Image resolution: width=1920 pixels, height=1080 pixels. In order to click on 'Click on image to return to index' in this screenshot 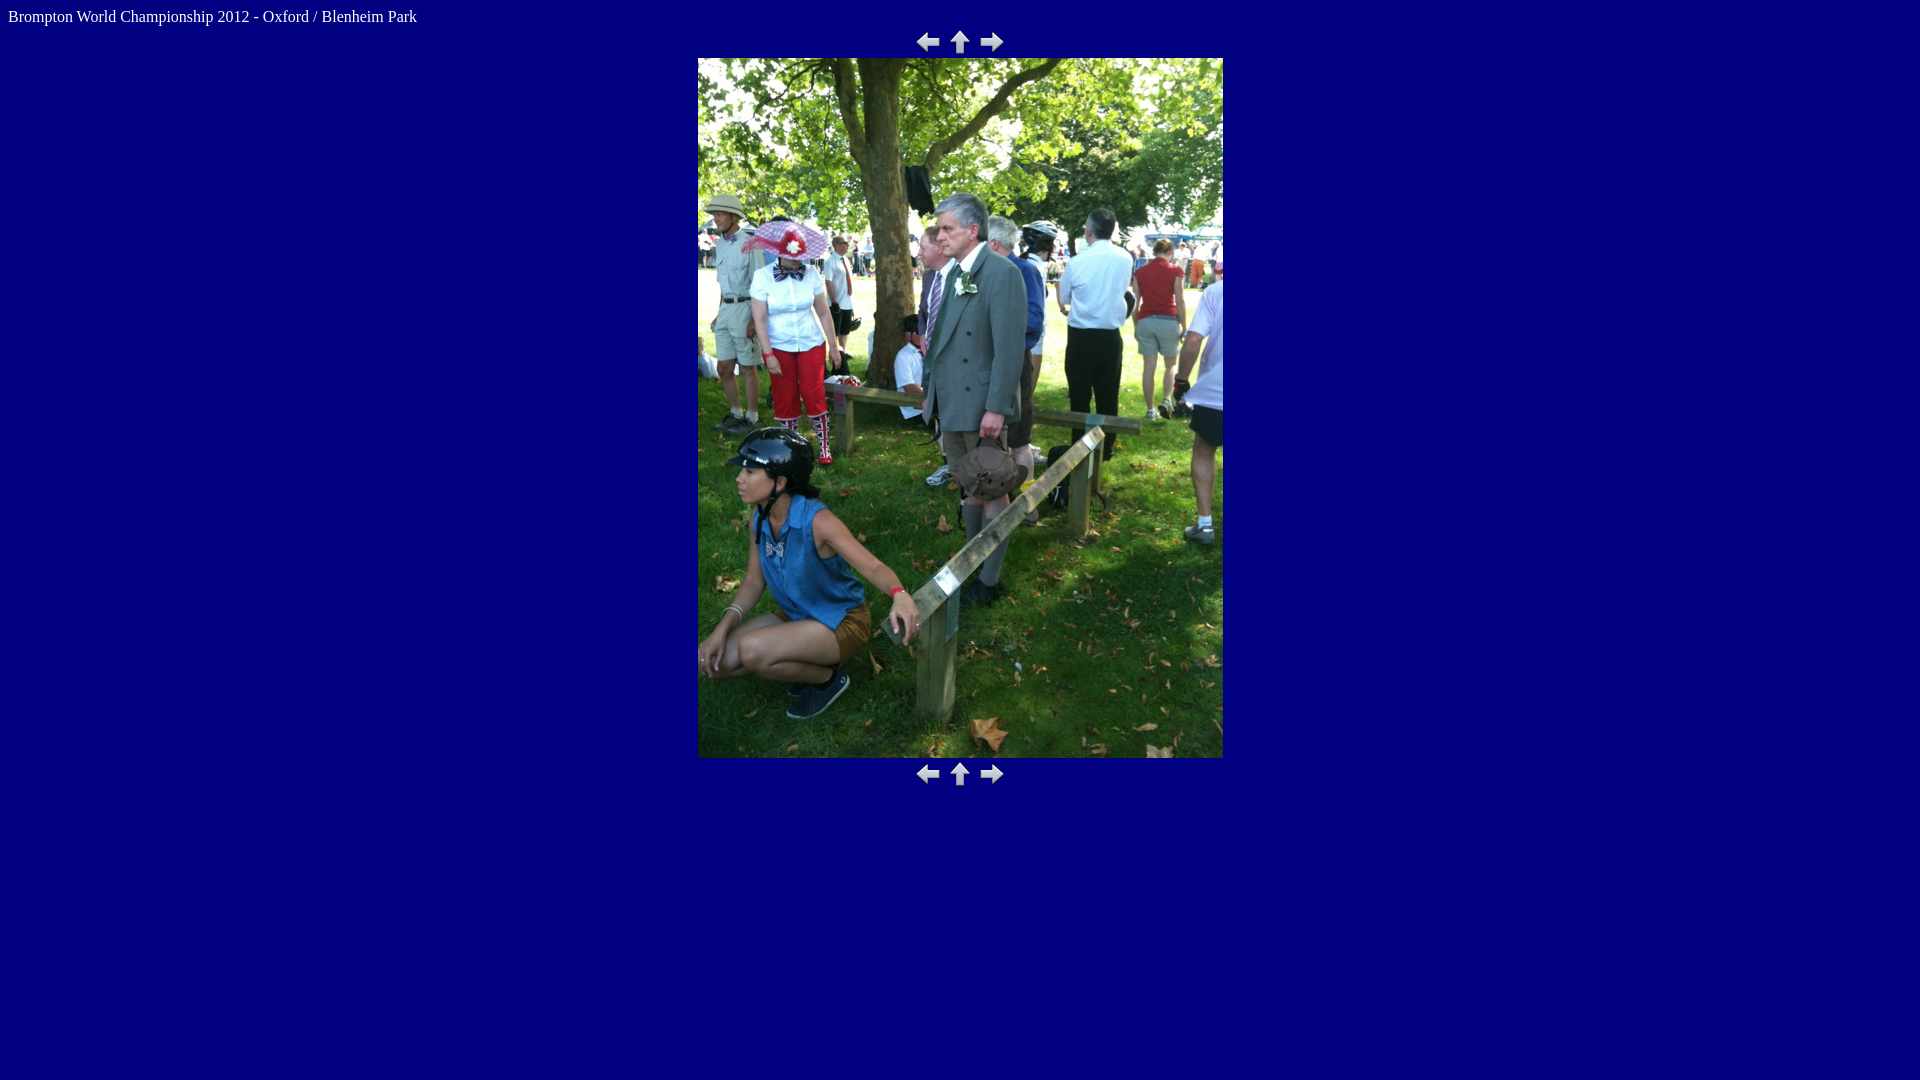, I will do `click(960, 407)`.